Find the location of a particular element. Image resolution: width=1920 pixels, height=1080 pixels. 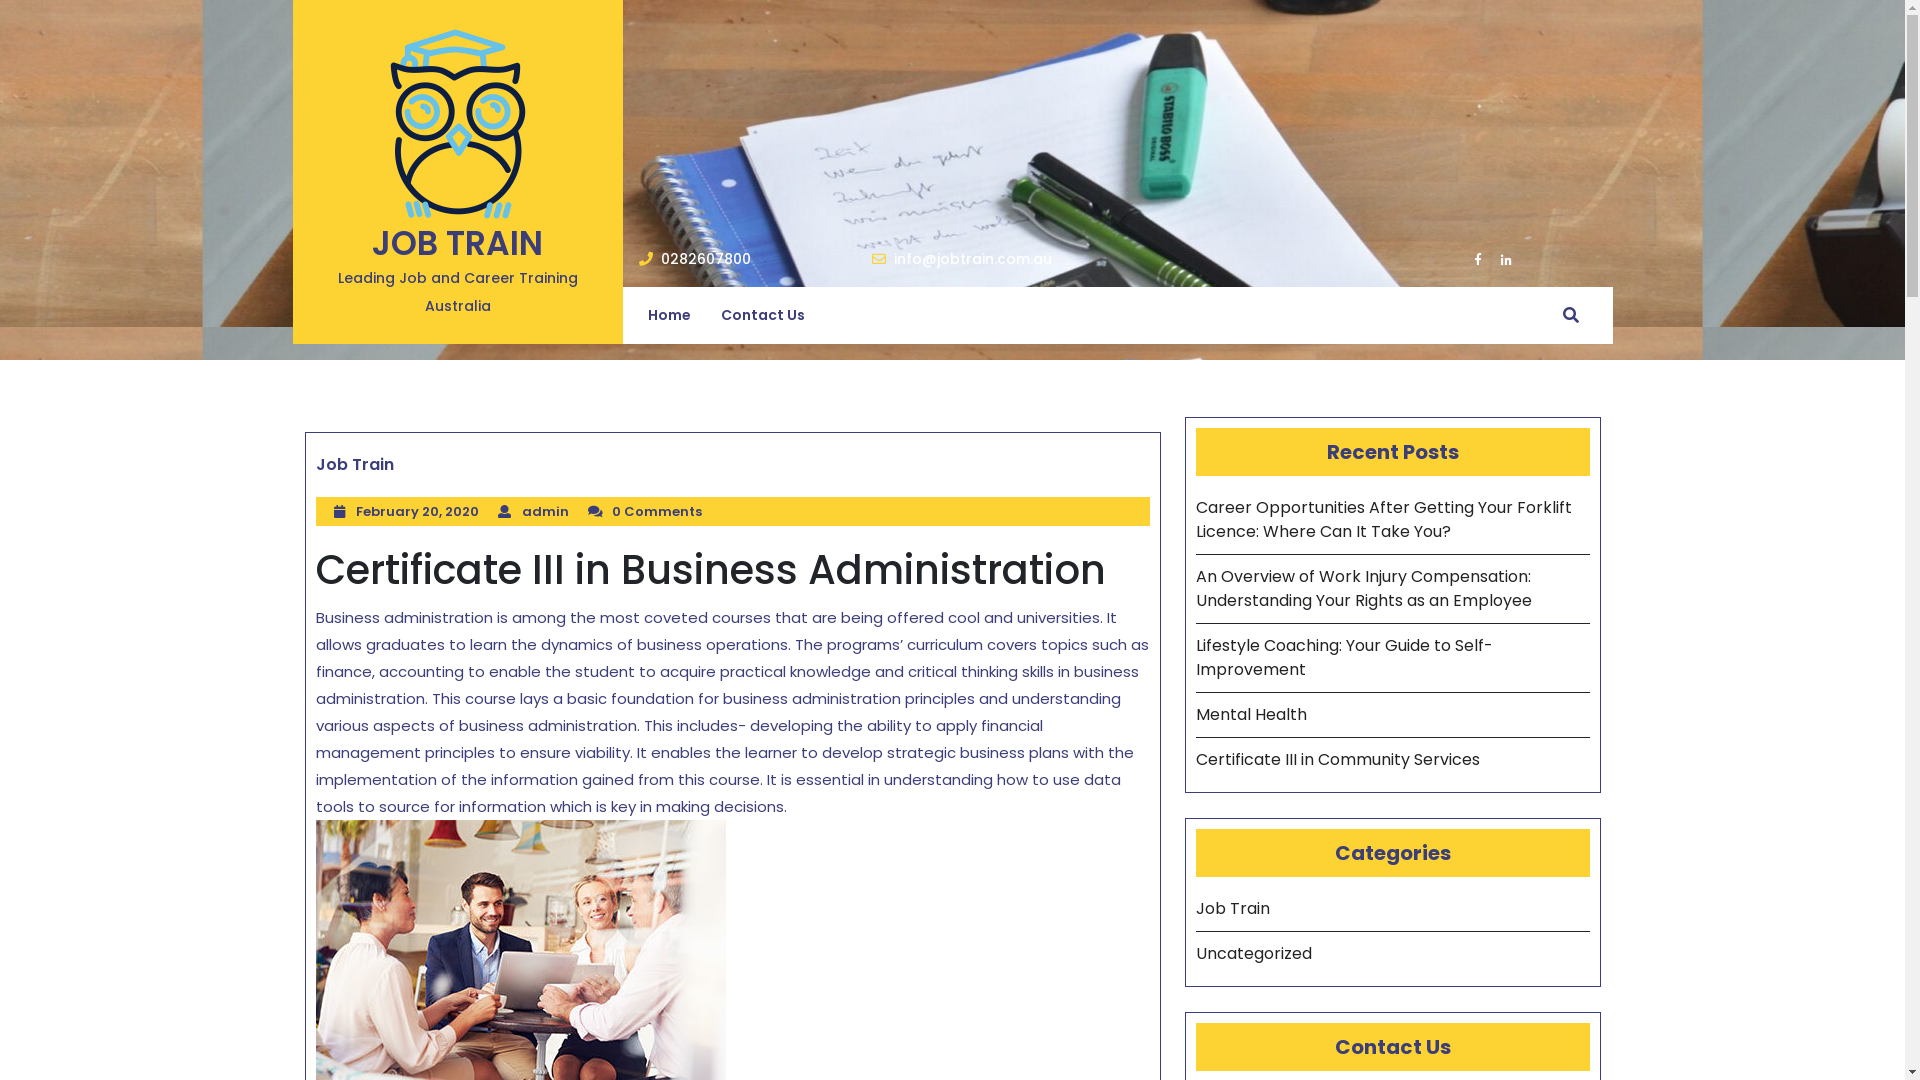

'0282607800 is located at coordinates (694, 258).